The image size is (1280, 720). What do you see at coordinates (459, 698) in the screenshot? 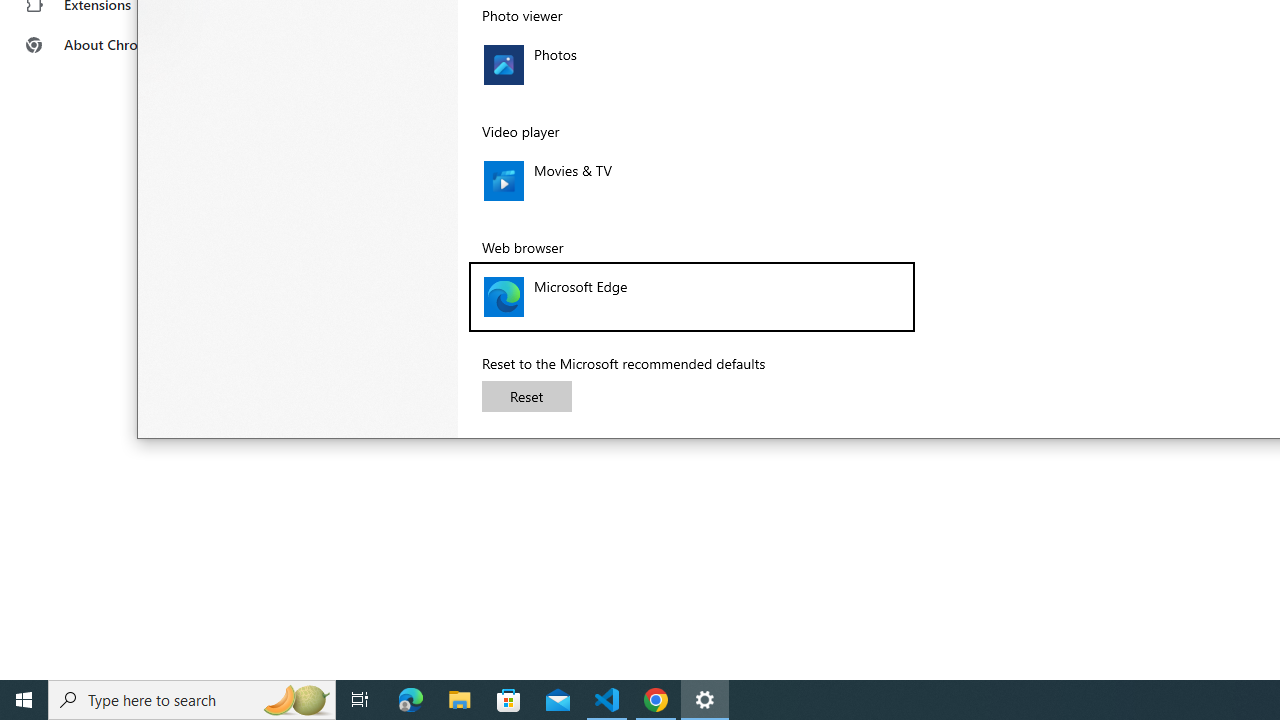
I see `'File Explorer'` at bounding box center [459, 698].